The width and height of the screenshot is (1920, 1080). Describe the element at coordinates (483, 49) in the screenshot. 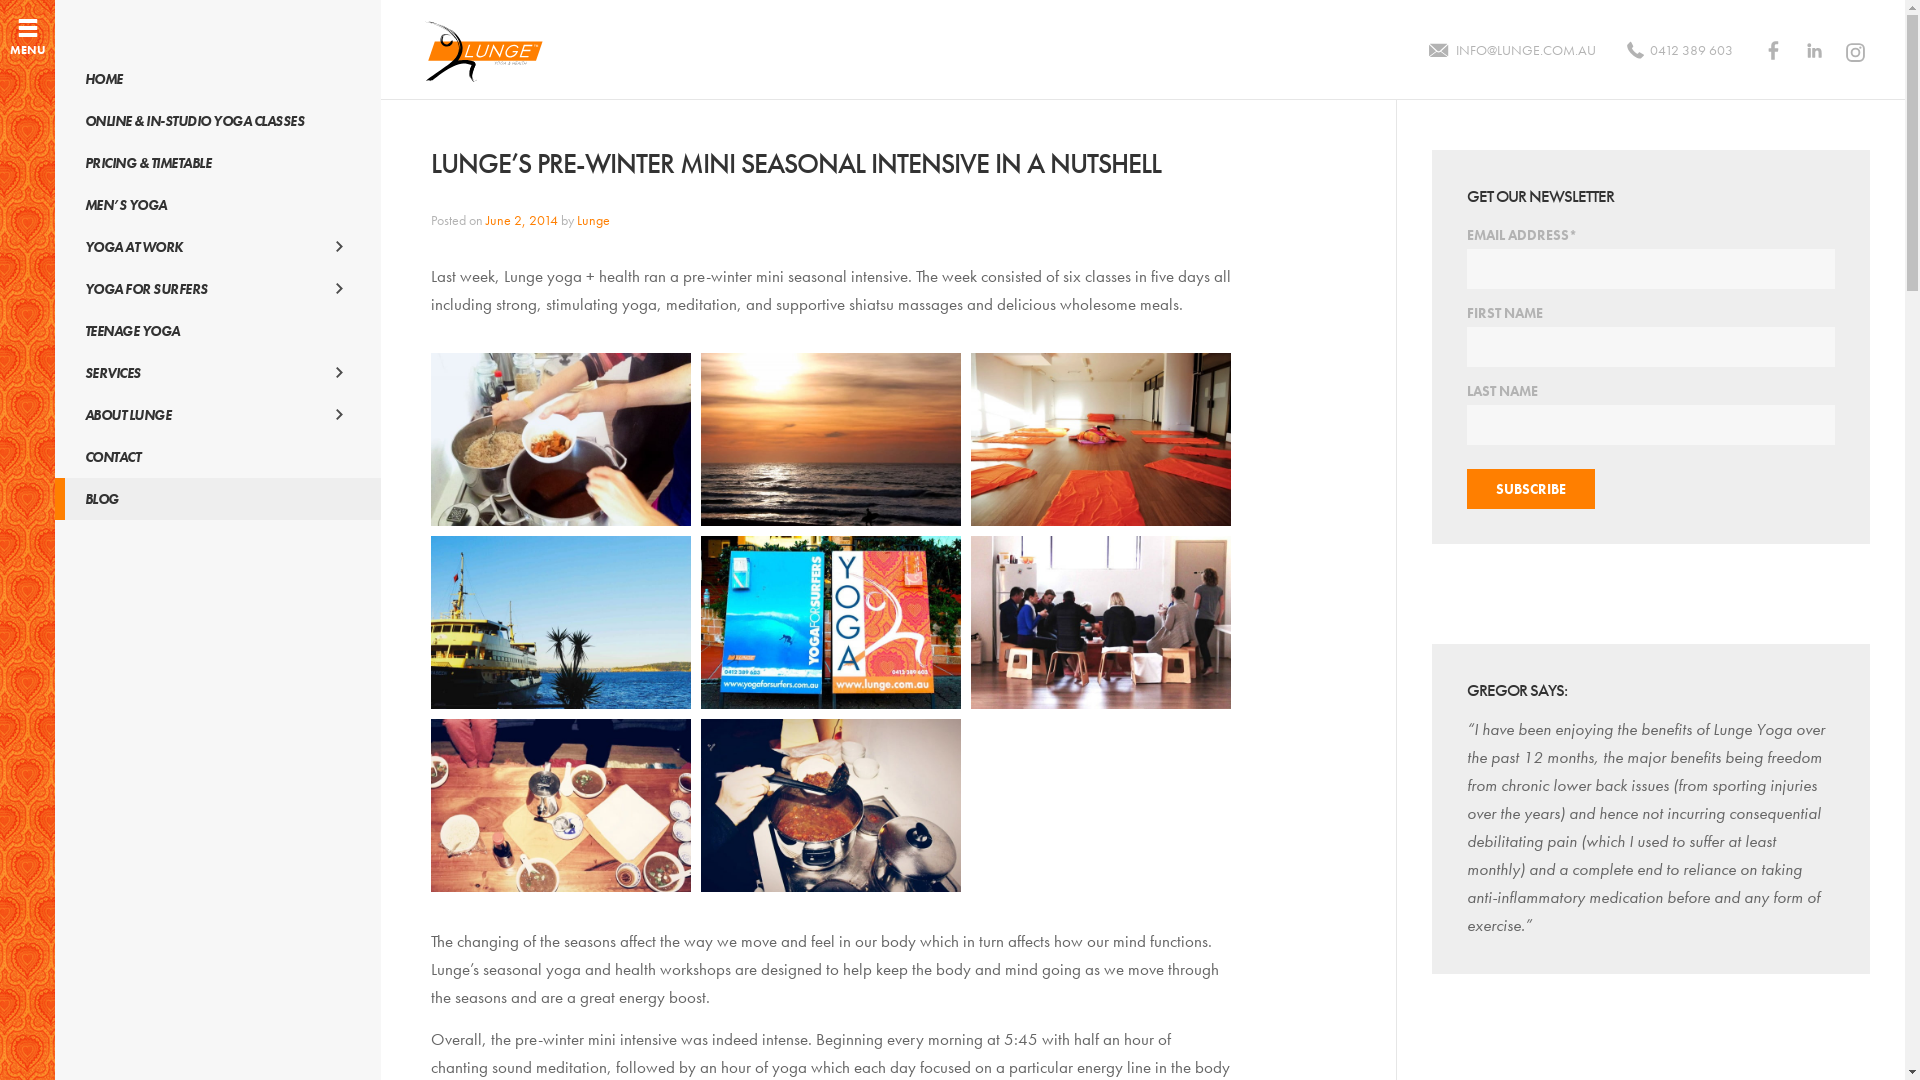

I see `'LUNGE YOGA AND HEALTH'` at that location.